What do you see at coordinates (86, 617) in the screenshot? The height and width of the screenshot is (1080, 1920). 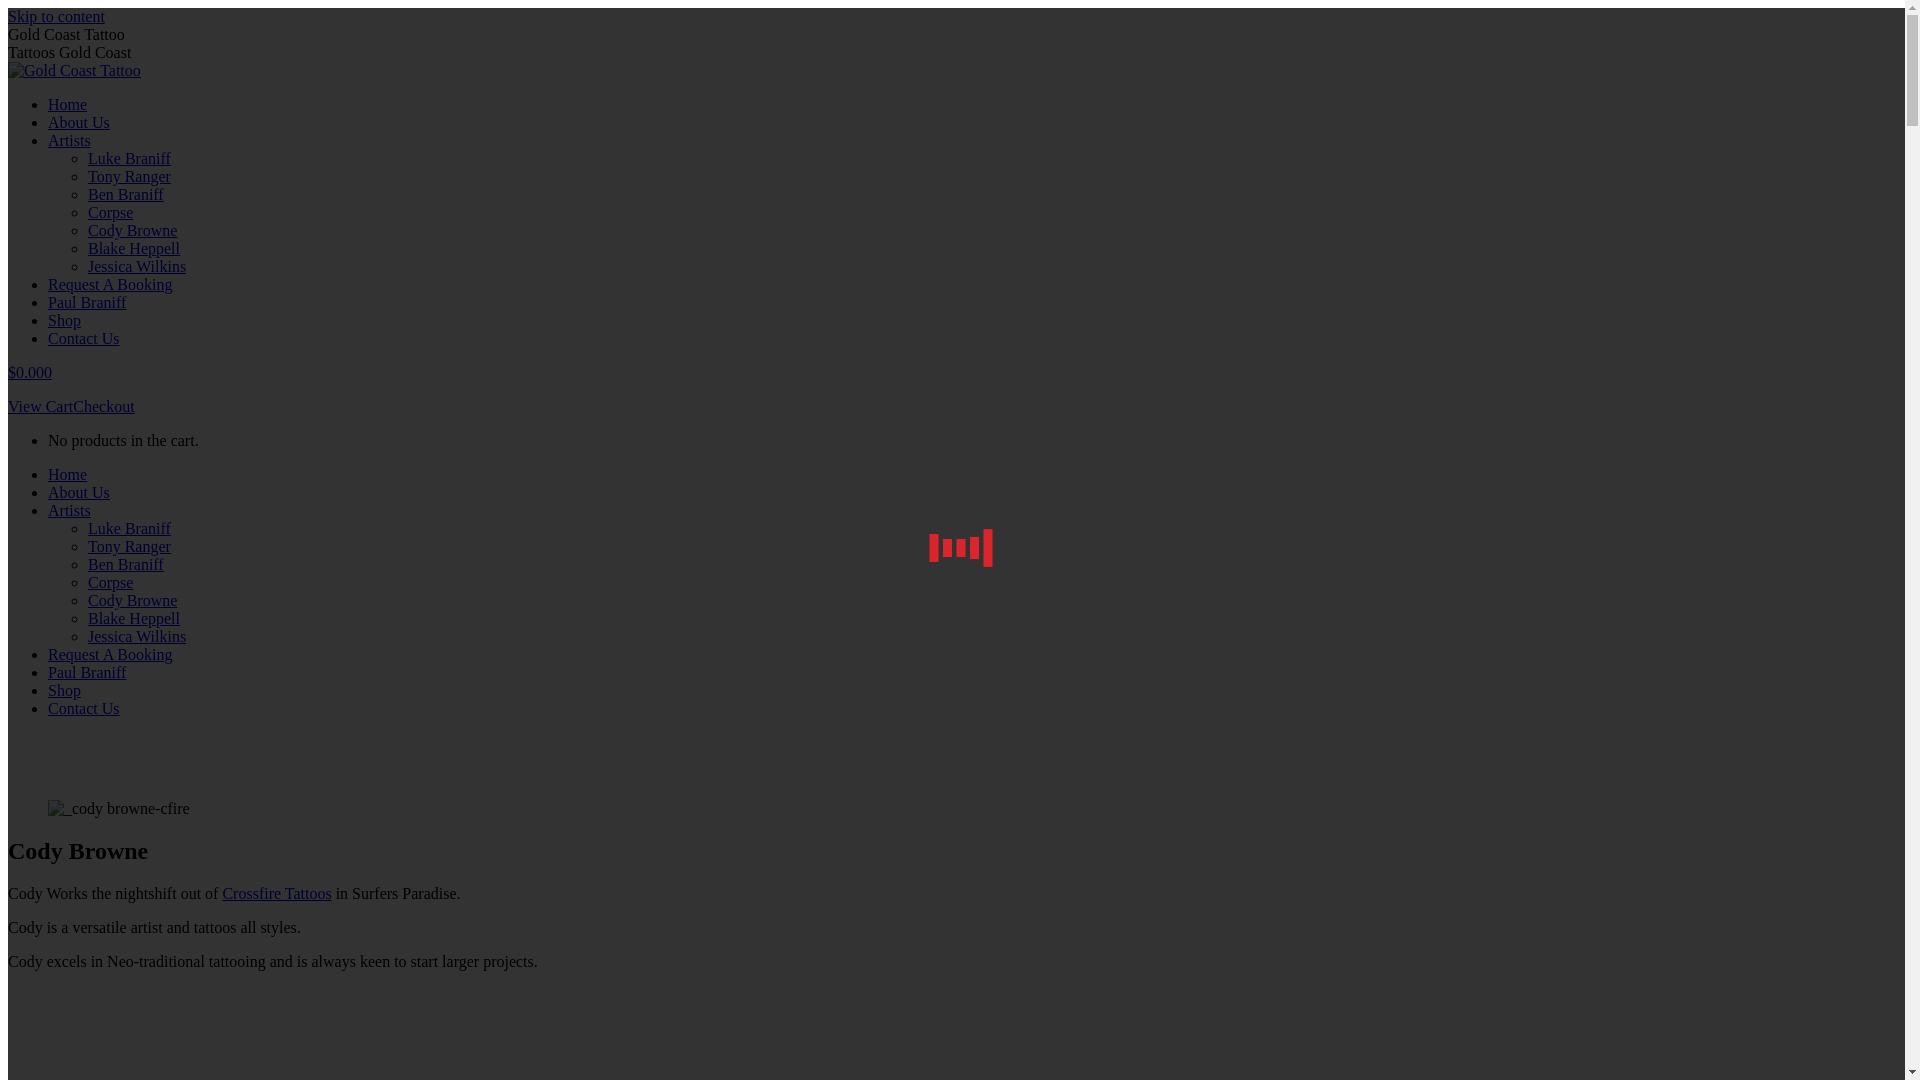 I see `'Blake Heppell'` at bounding box center [86, 617].